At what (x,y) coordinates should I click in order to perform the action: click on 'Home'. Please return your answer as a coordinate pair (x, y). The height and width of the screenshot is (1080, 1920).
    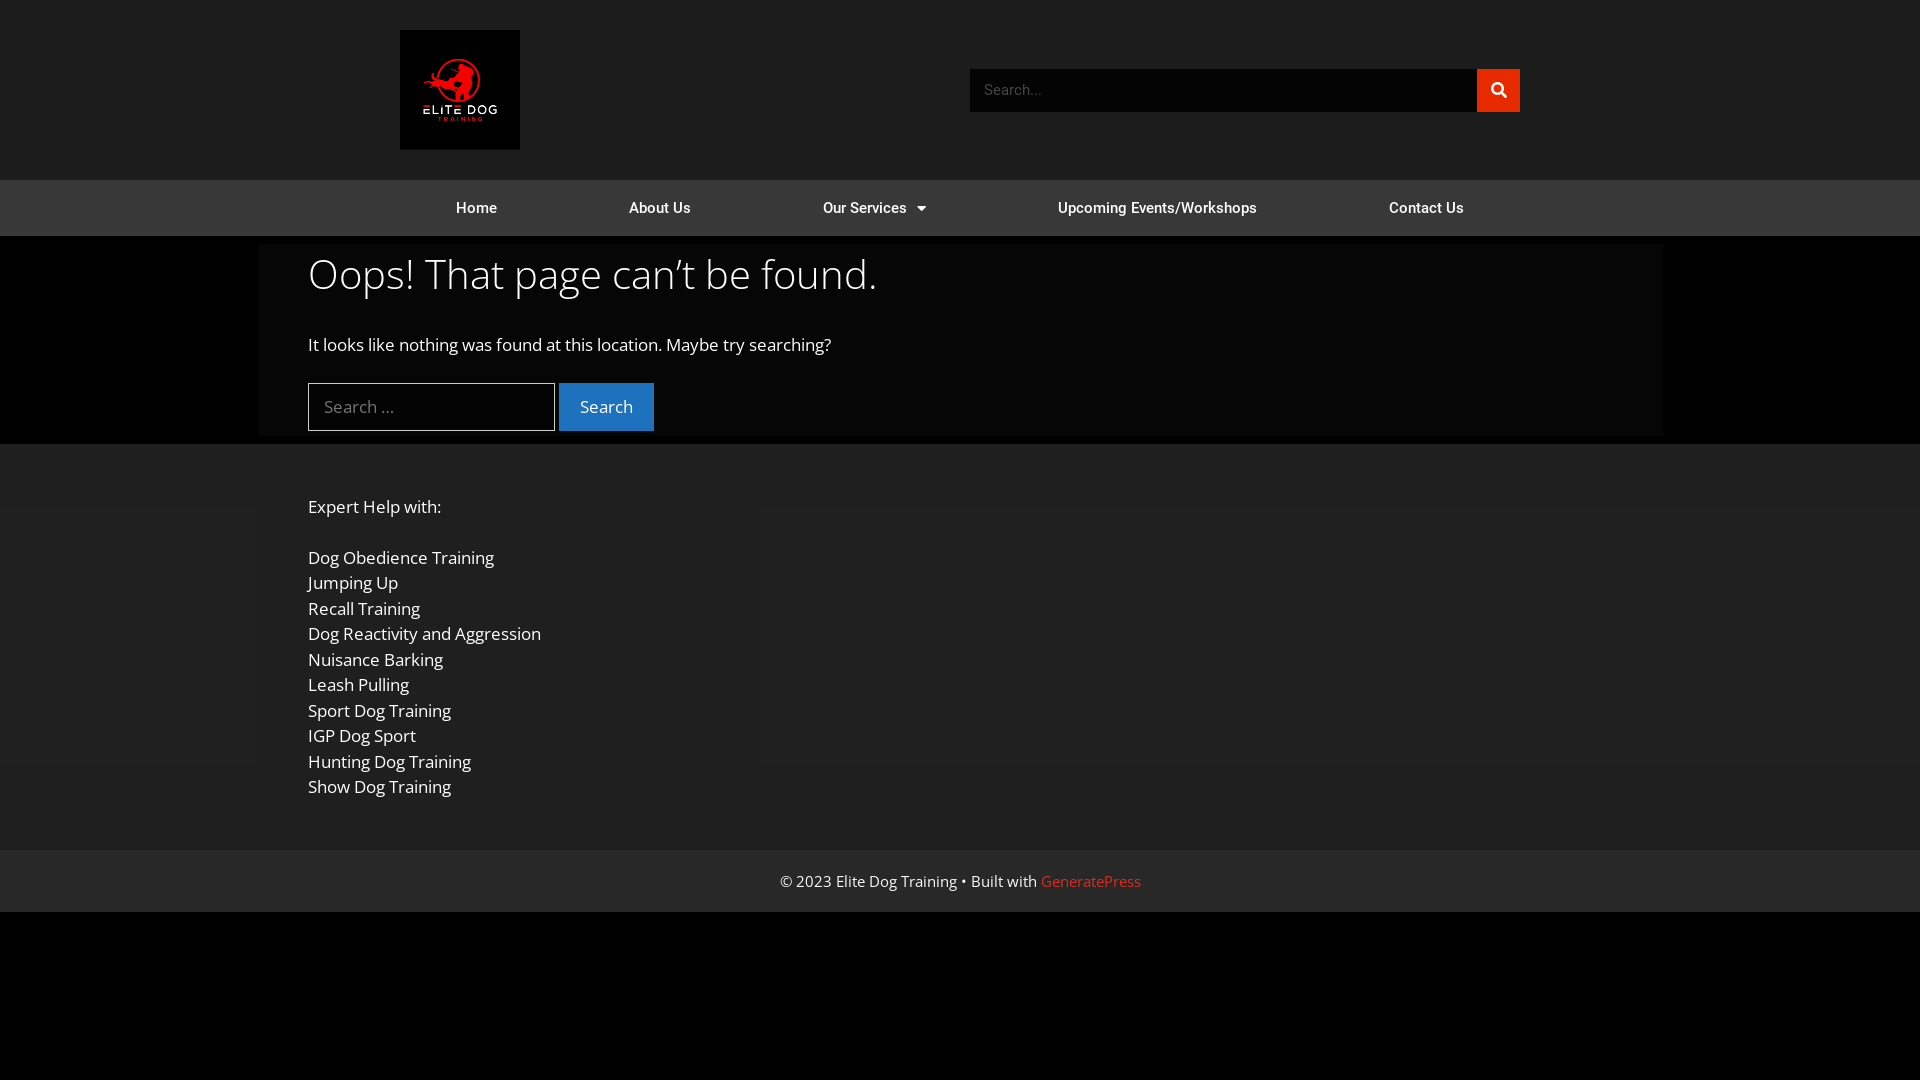
    Looking at the image, I should click on (389, 208).